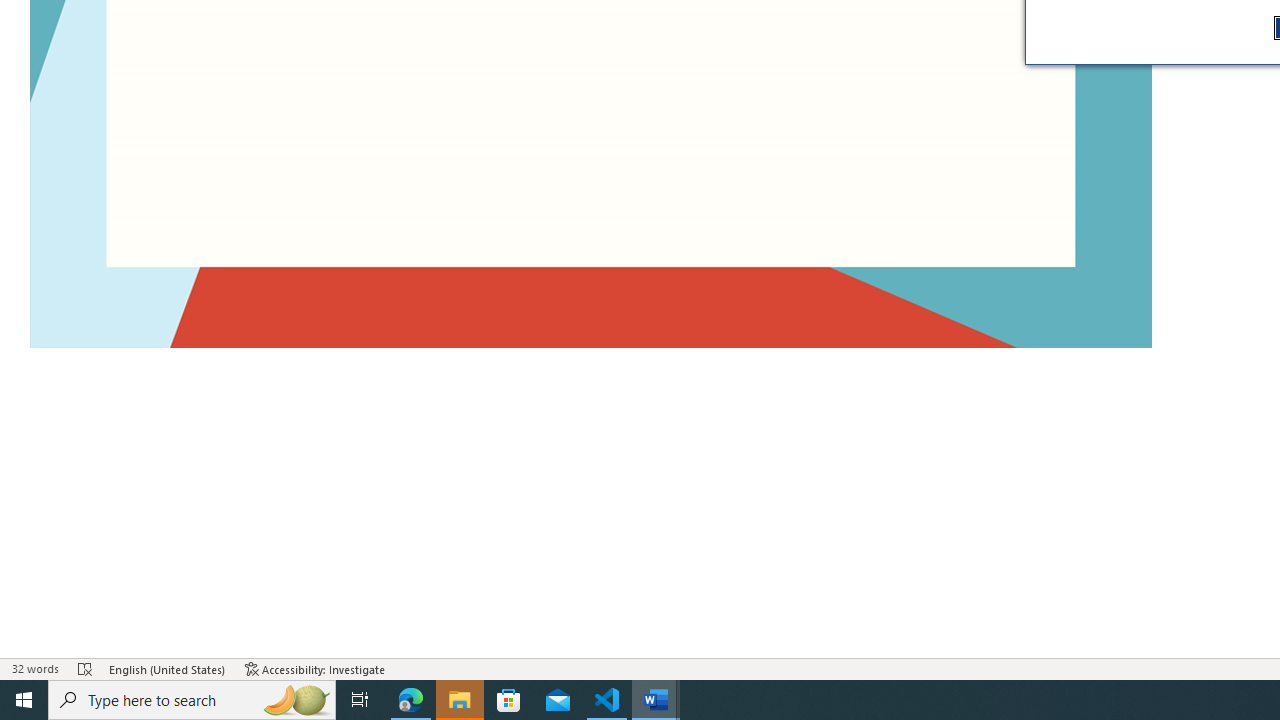 This screenshot has width=1280, height=720. Describe the element at coordinates (410, 698) in the screenshot. I see `'Microsoft Edge - 1 running window'` at that location.